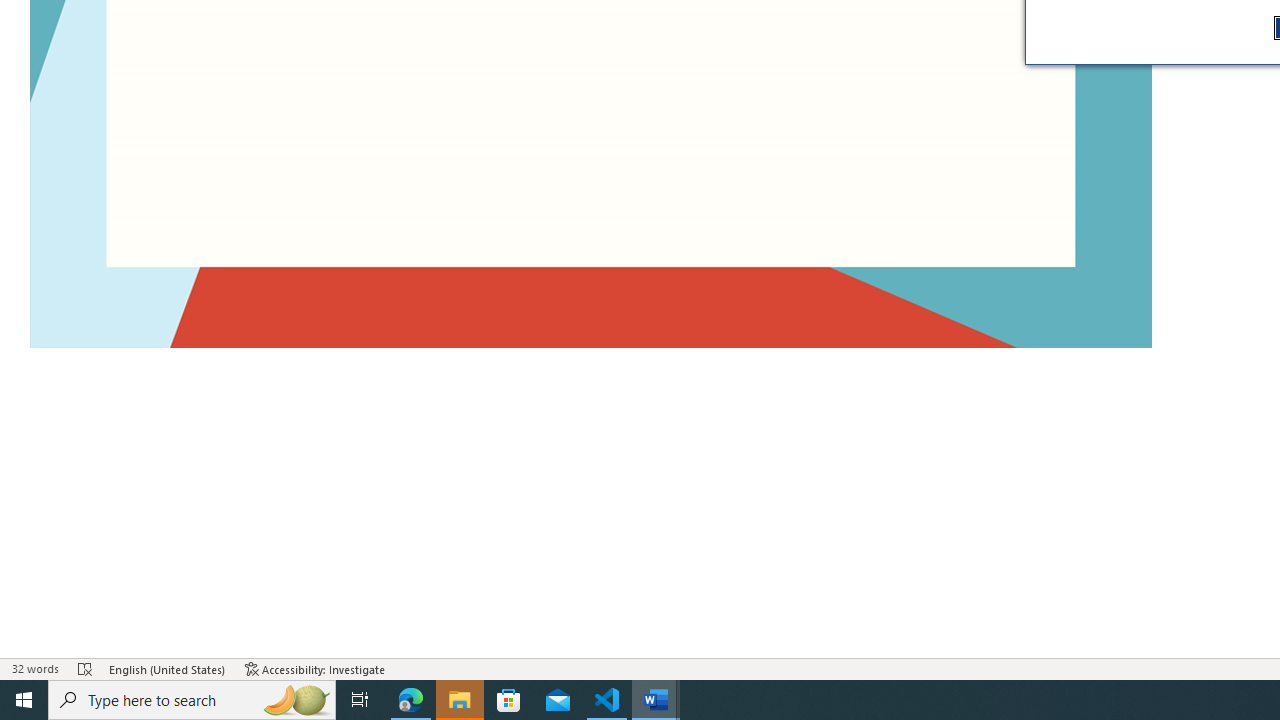 This screenshot has width=1280, height=720. Describe the element at coordinates (410, 698) in the screenshot. I see `'Microsoft Edge - 1 running window'` at that location.